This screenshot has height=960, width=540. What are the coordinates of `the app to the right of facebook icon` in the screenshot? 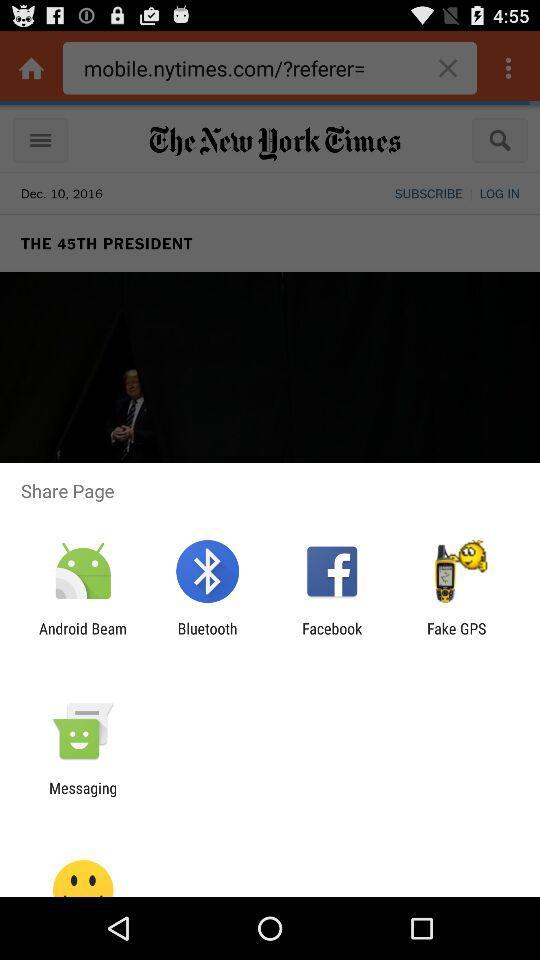 It's located at (456, 636).